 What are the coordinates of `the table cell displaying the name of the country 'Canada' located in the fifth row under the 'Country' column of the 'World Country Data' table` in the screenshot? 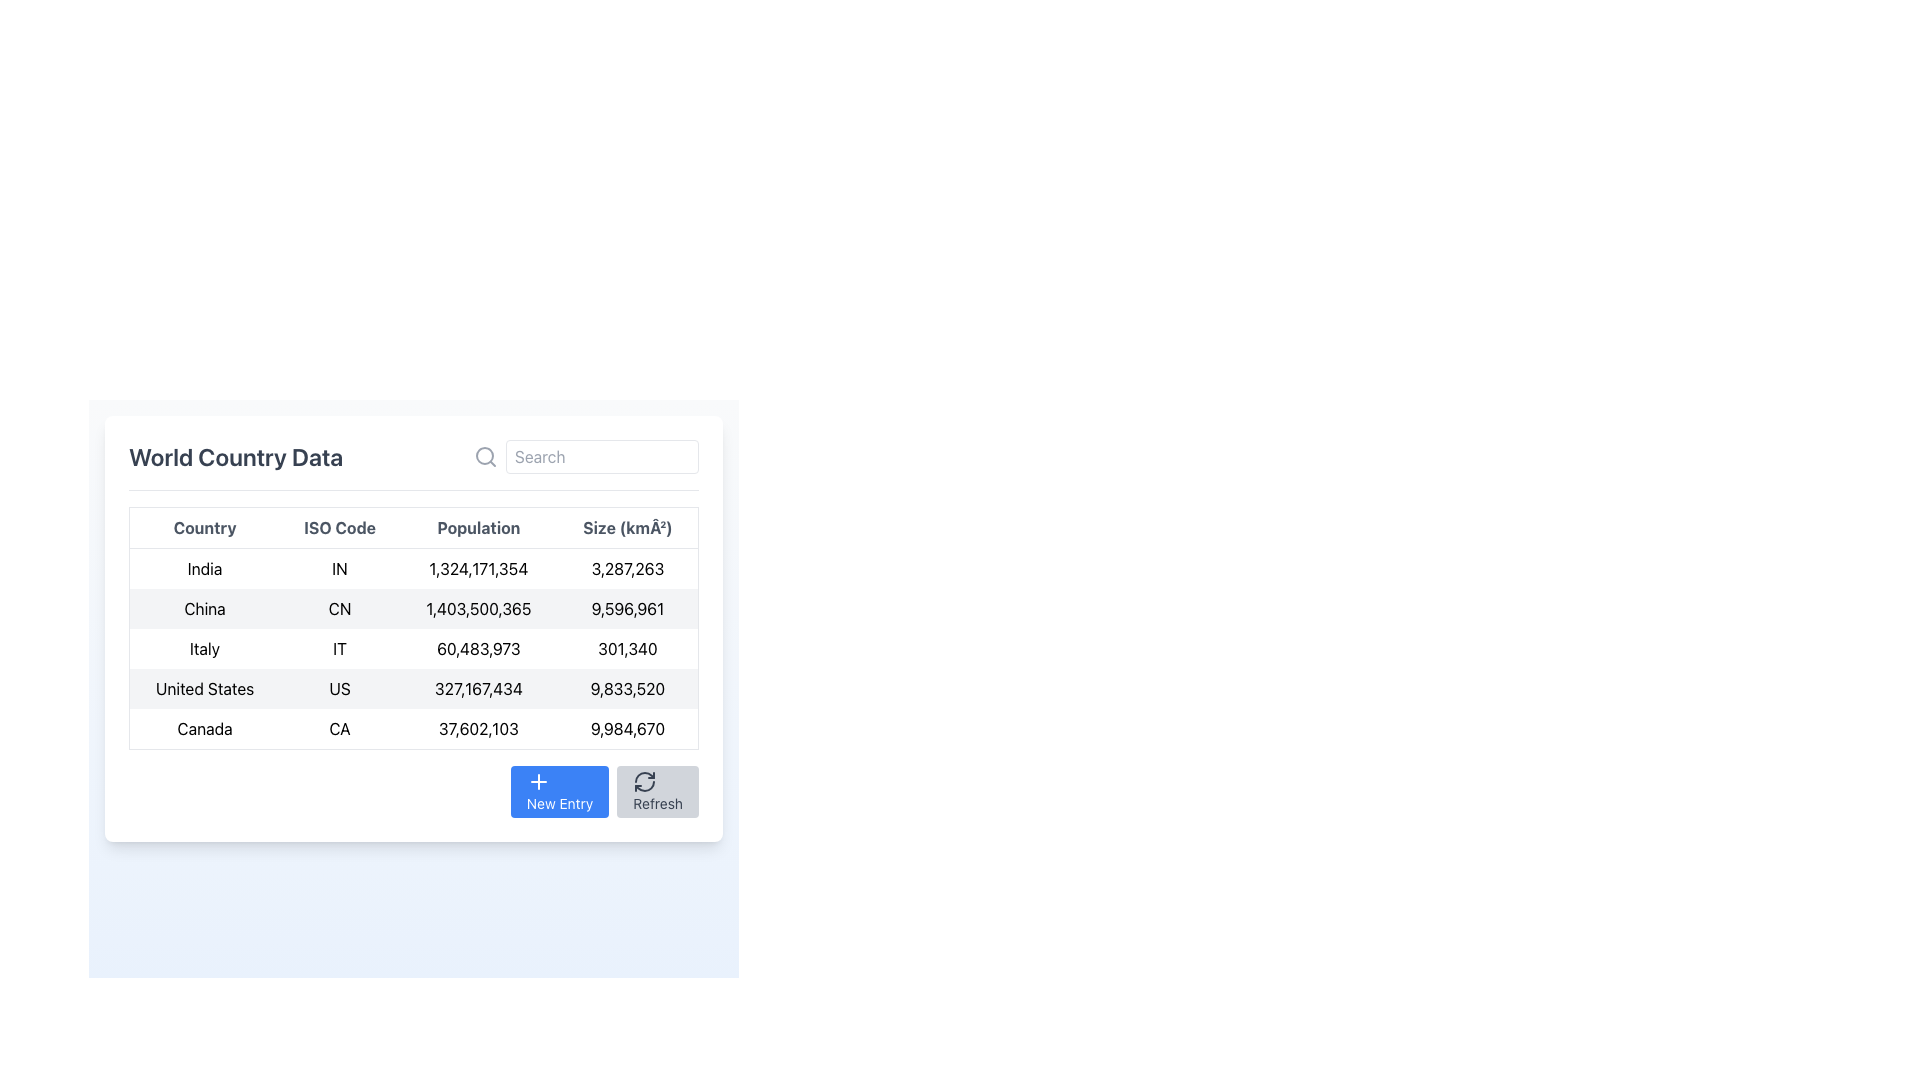 It's located at (204, 729).